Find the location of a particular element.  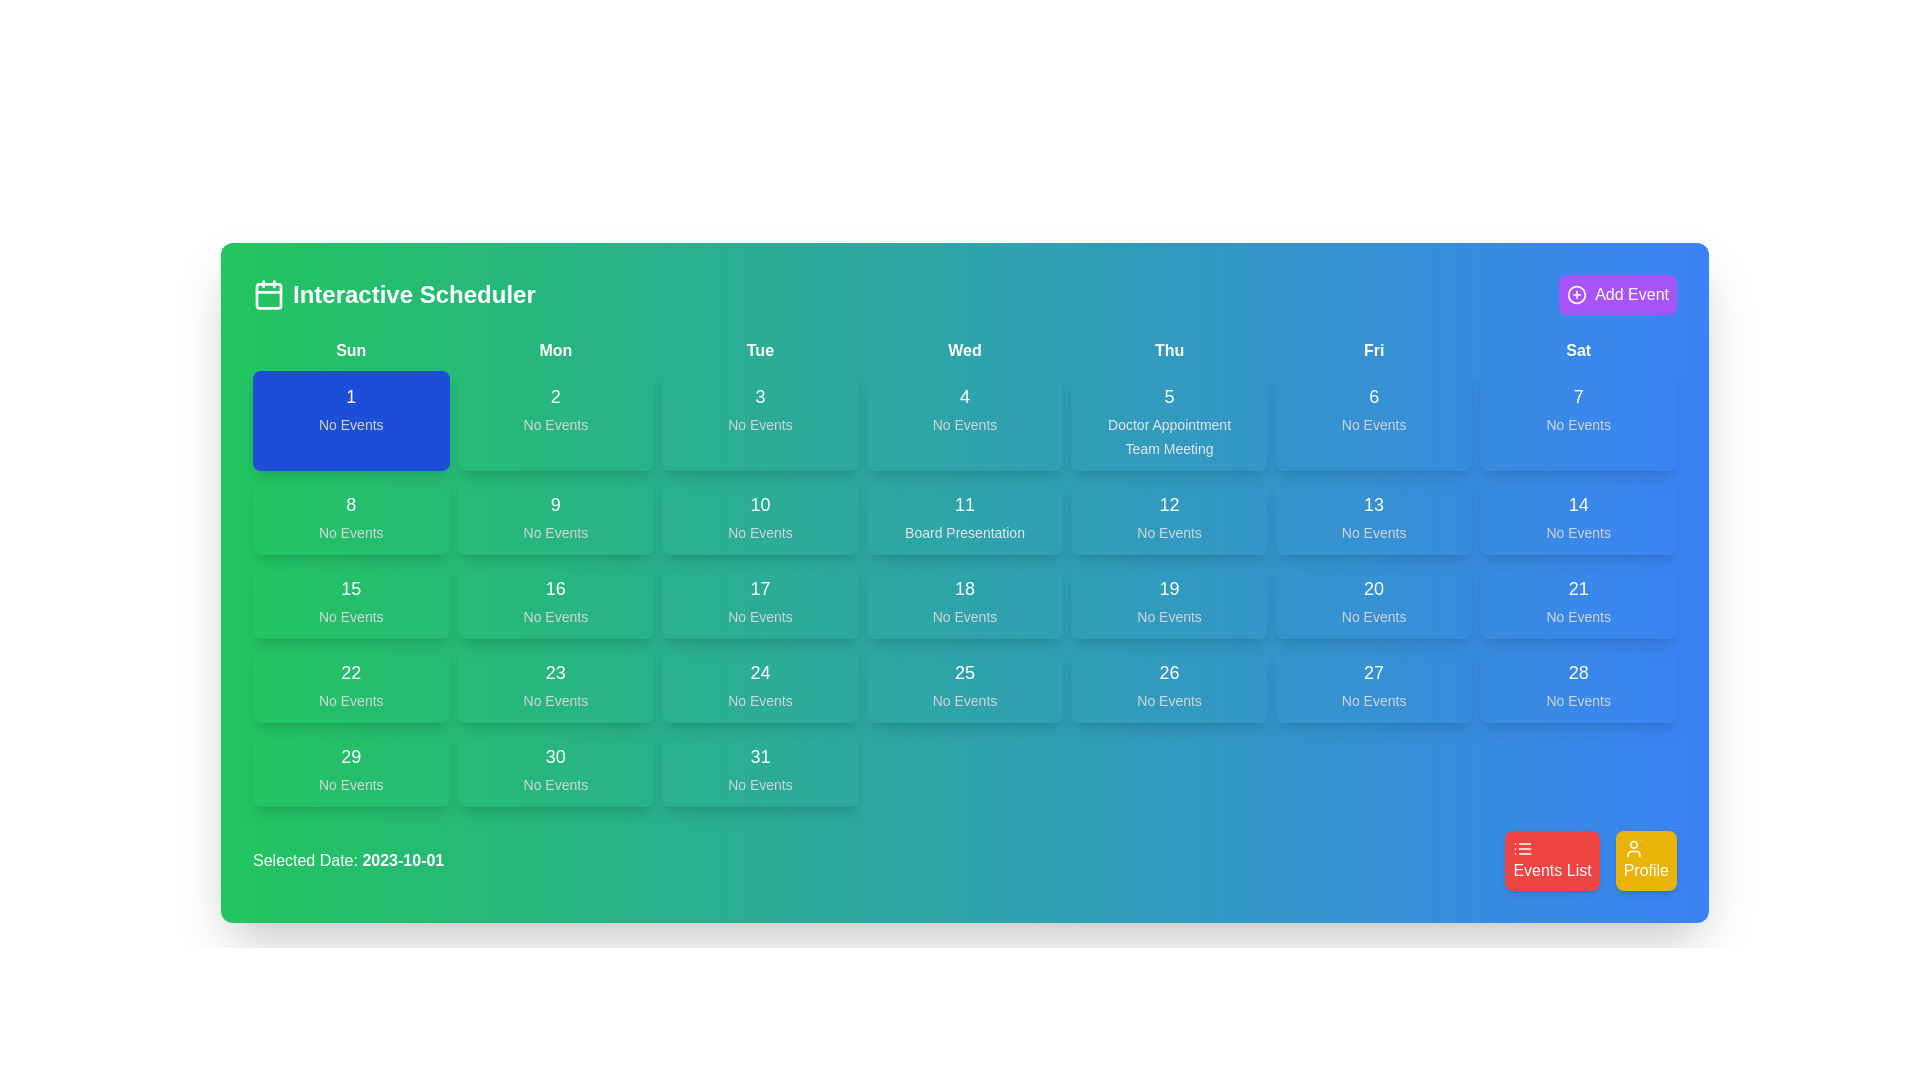

the calendar day box for the date '2' with the message 'No Events' displayed, which has a green background and rounded corners is located at coordinates (555, 419).